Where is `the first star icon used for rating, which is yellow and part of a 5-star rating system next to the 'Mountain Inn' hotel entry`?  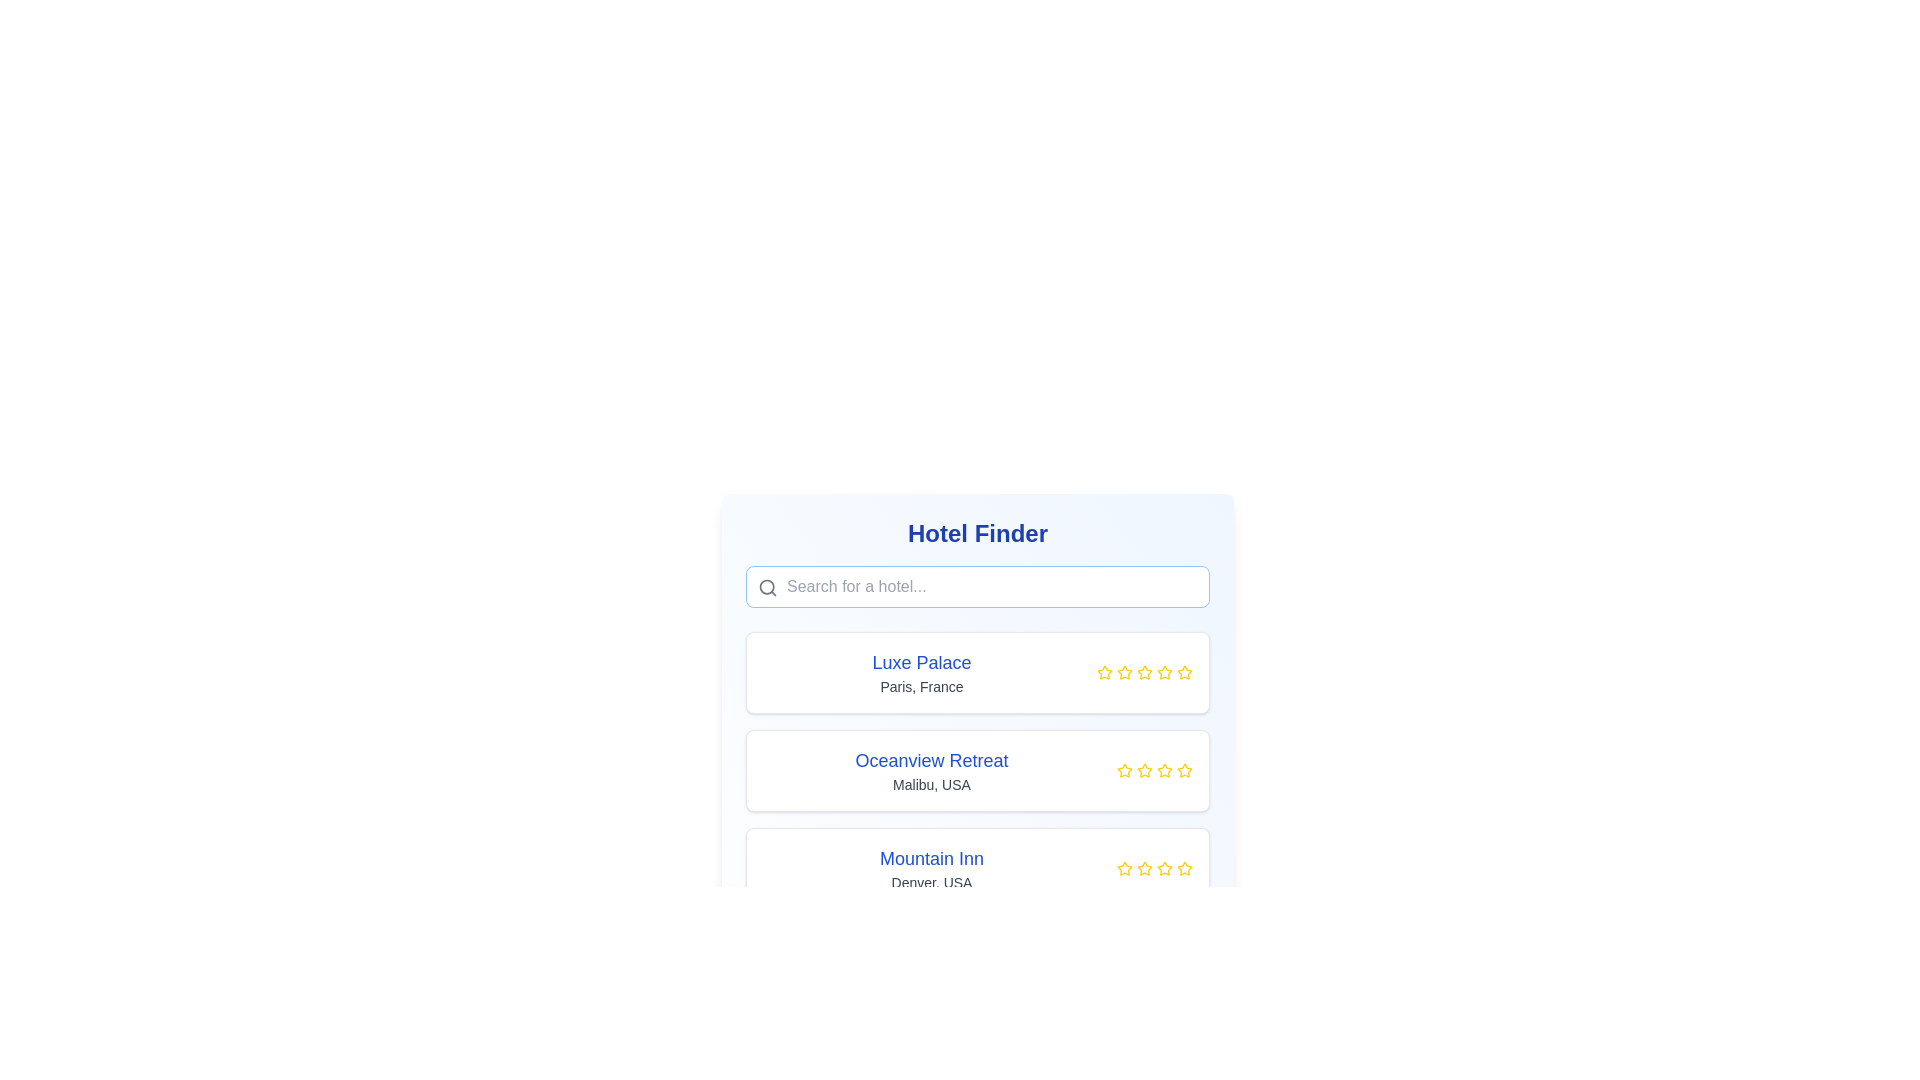
the first star icon used for rating, which is yellow and part of a 5-star rating system next to the 'Mountain Inn' hotel entry is located at coordinates (1185, 867).